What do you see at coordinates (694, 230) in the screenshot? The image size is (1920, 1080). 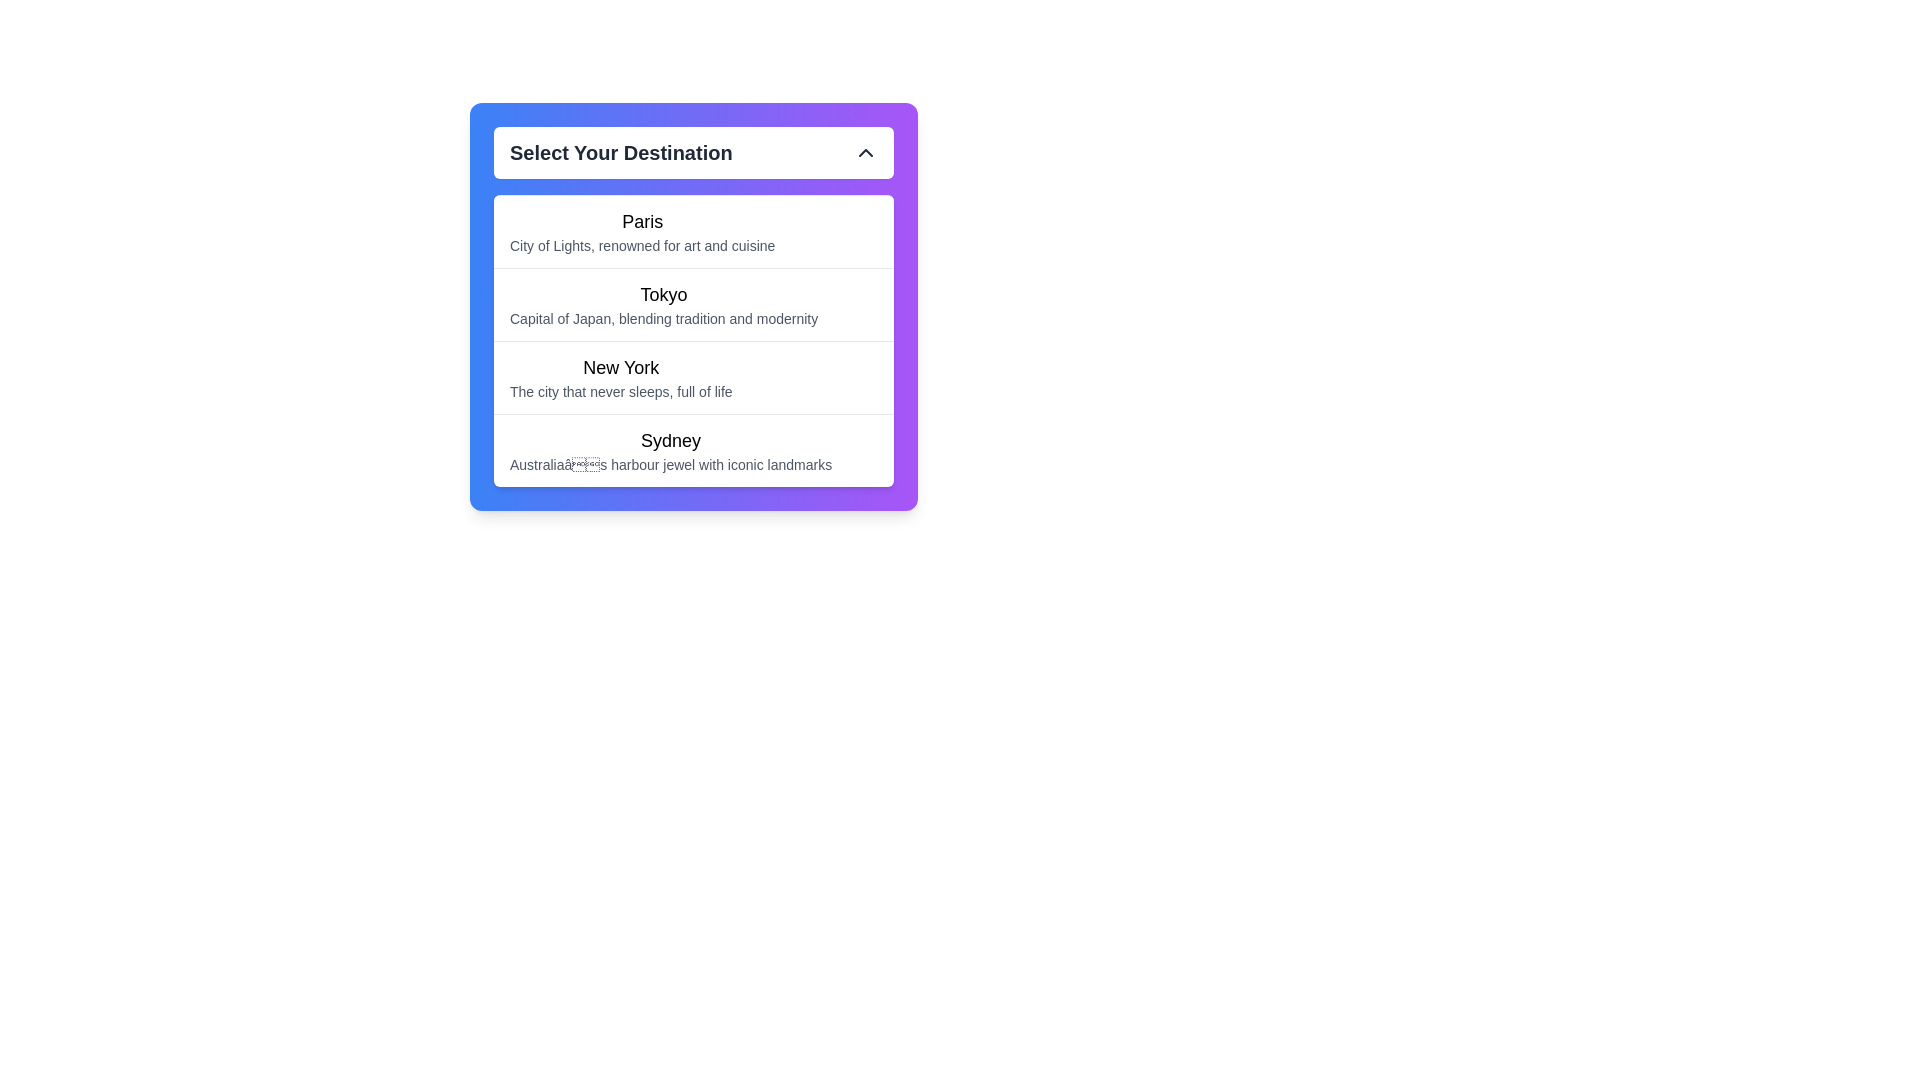 I see `the text block representing 'Paris' in the selectable list under the header 'Select Your Destination.'` at bounding box center [694, 230].